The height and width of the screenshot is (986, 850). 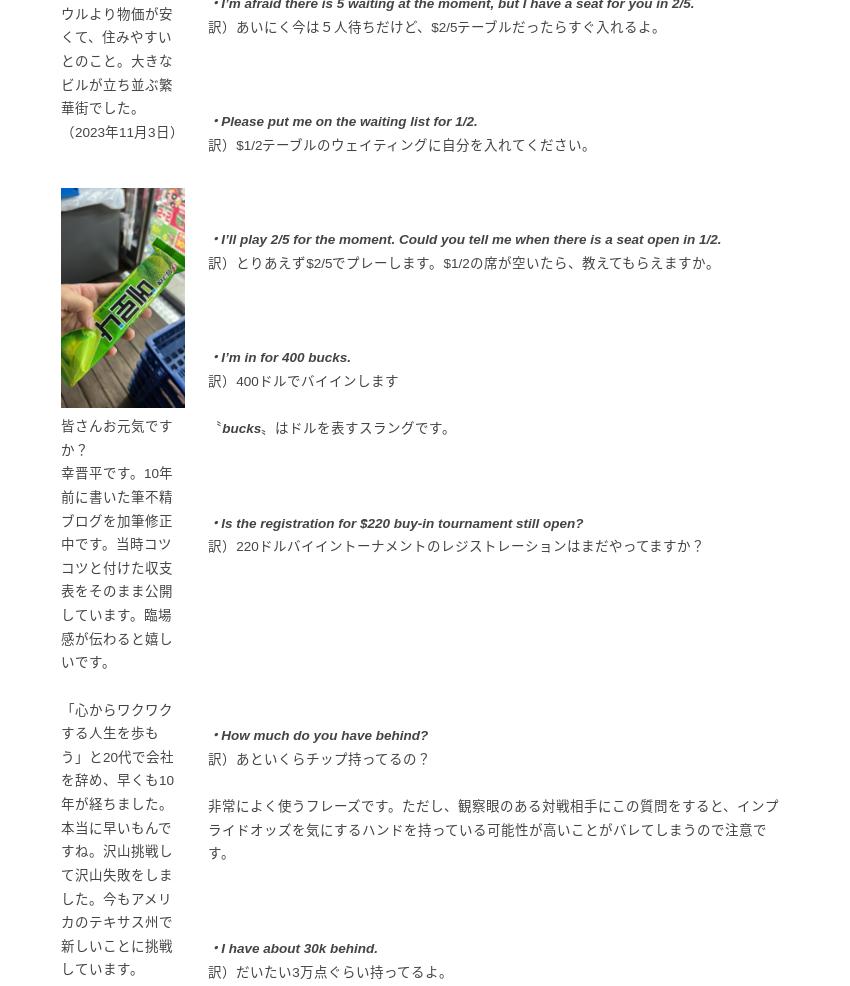 I want to click on '・I’m in for 400 bucks.', so click(x=277, y=356).